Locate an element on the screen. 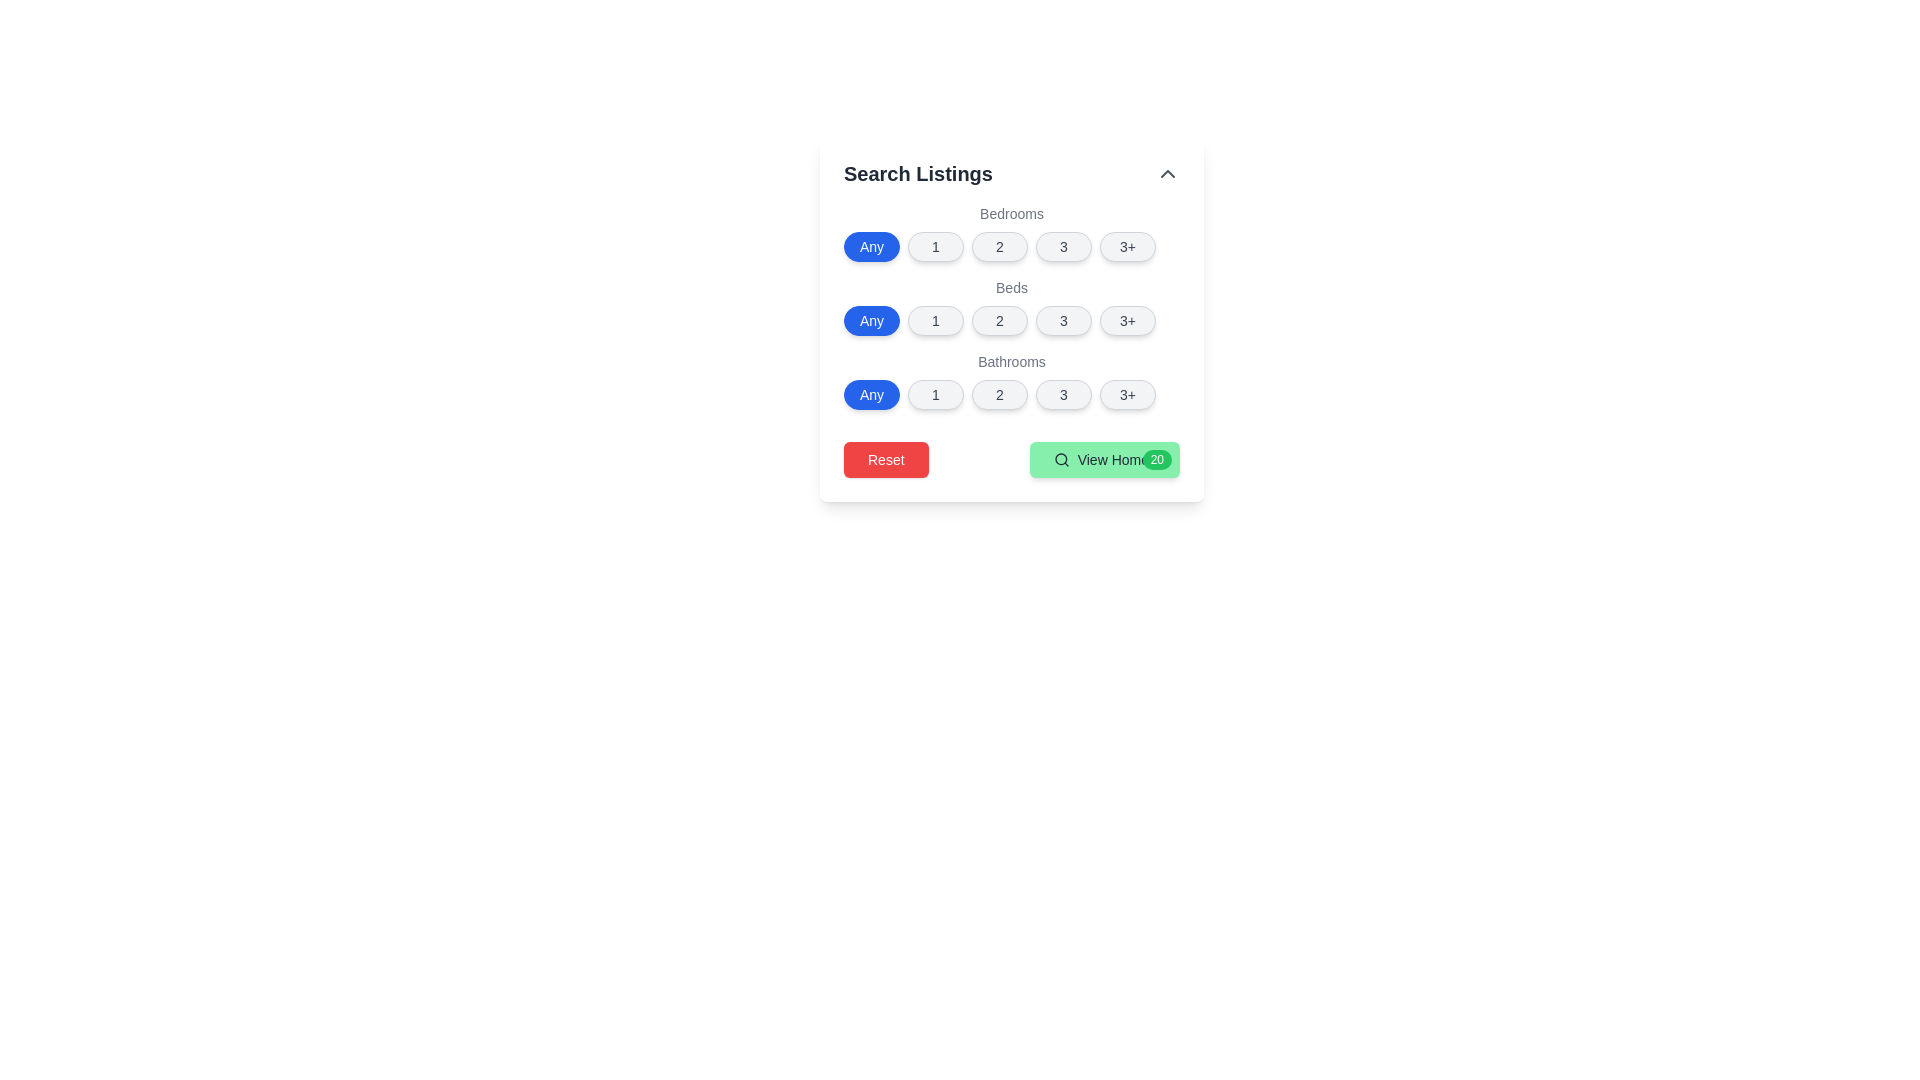 The height and width of the screenshot is (1080, 1920). the fourth button labeled '3' in the 'Beds' section is located at coordinates (1063, 319).